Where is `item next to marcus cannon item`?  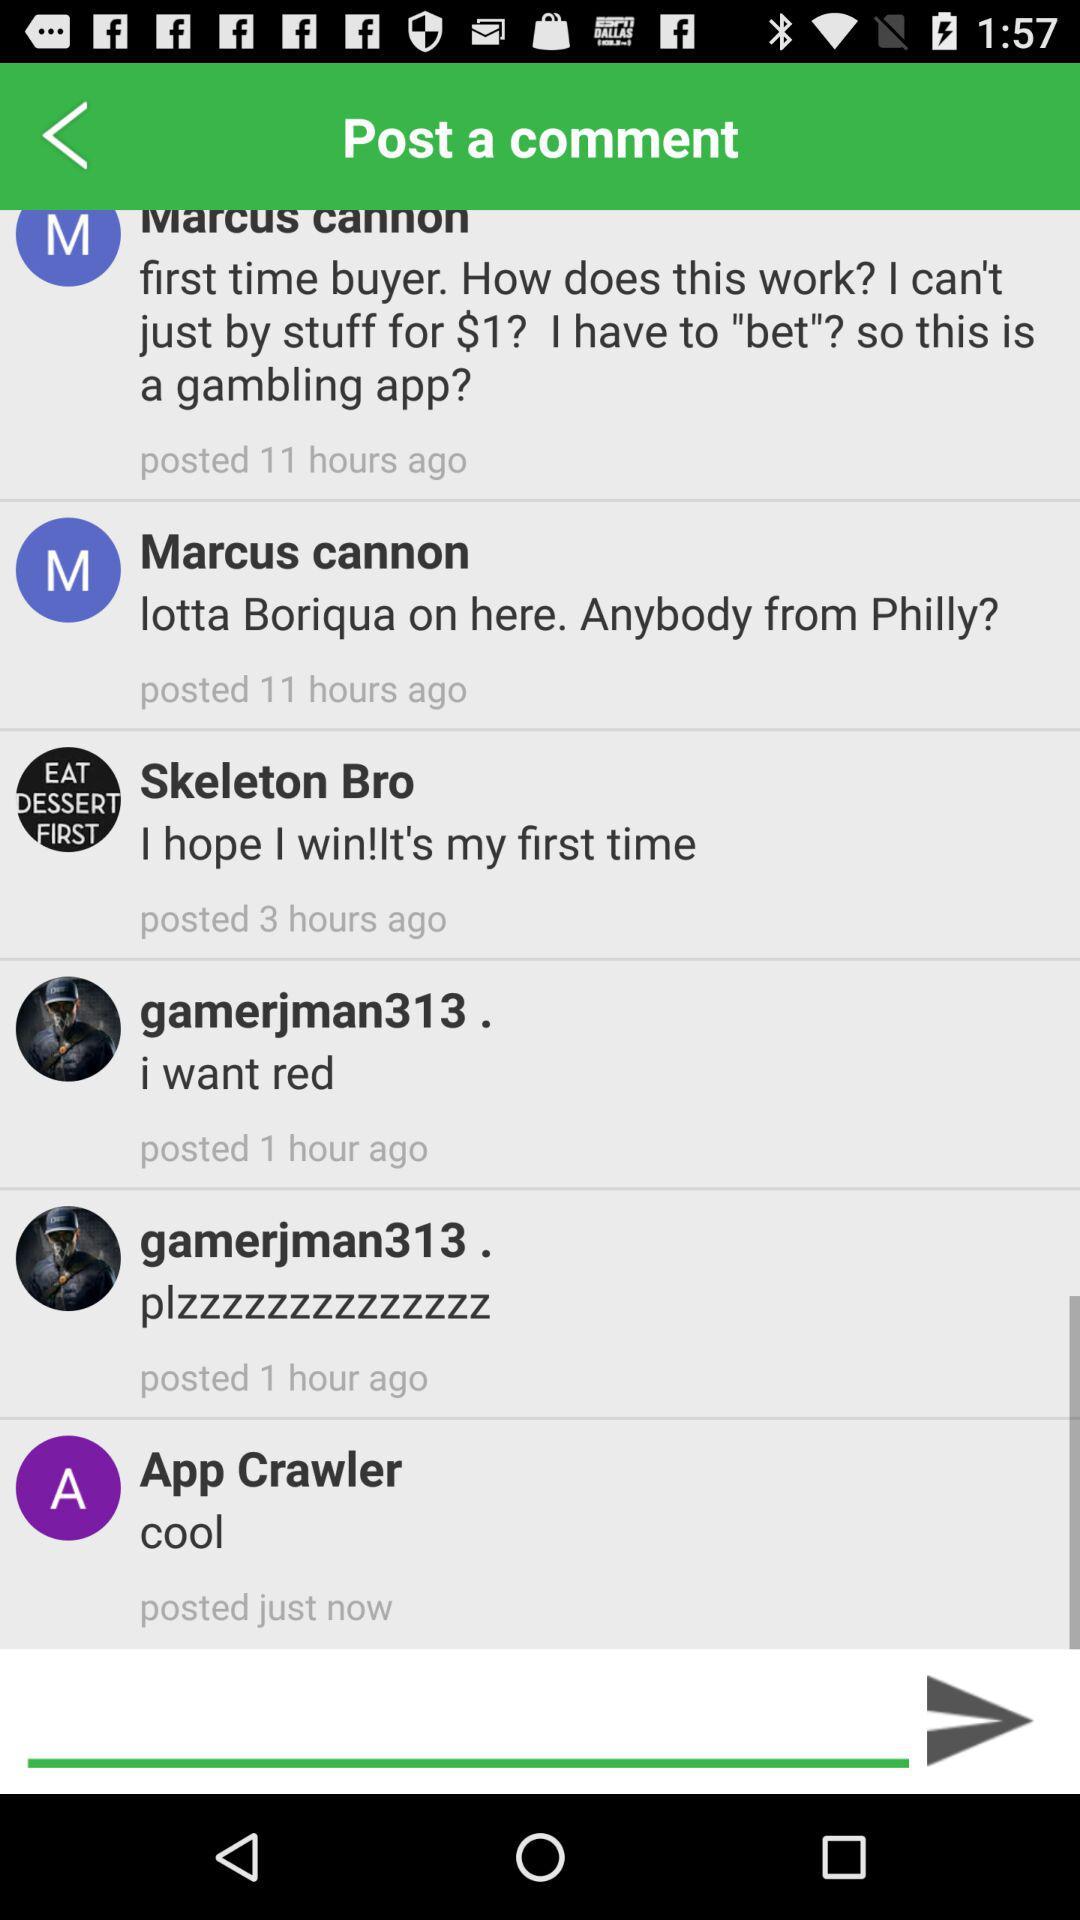 item next to marcus cannon item is located at coordinates (64, 135).